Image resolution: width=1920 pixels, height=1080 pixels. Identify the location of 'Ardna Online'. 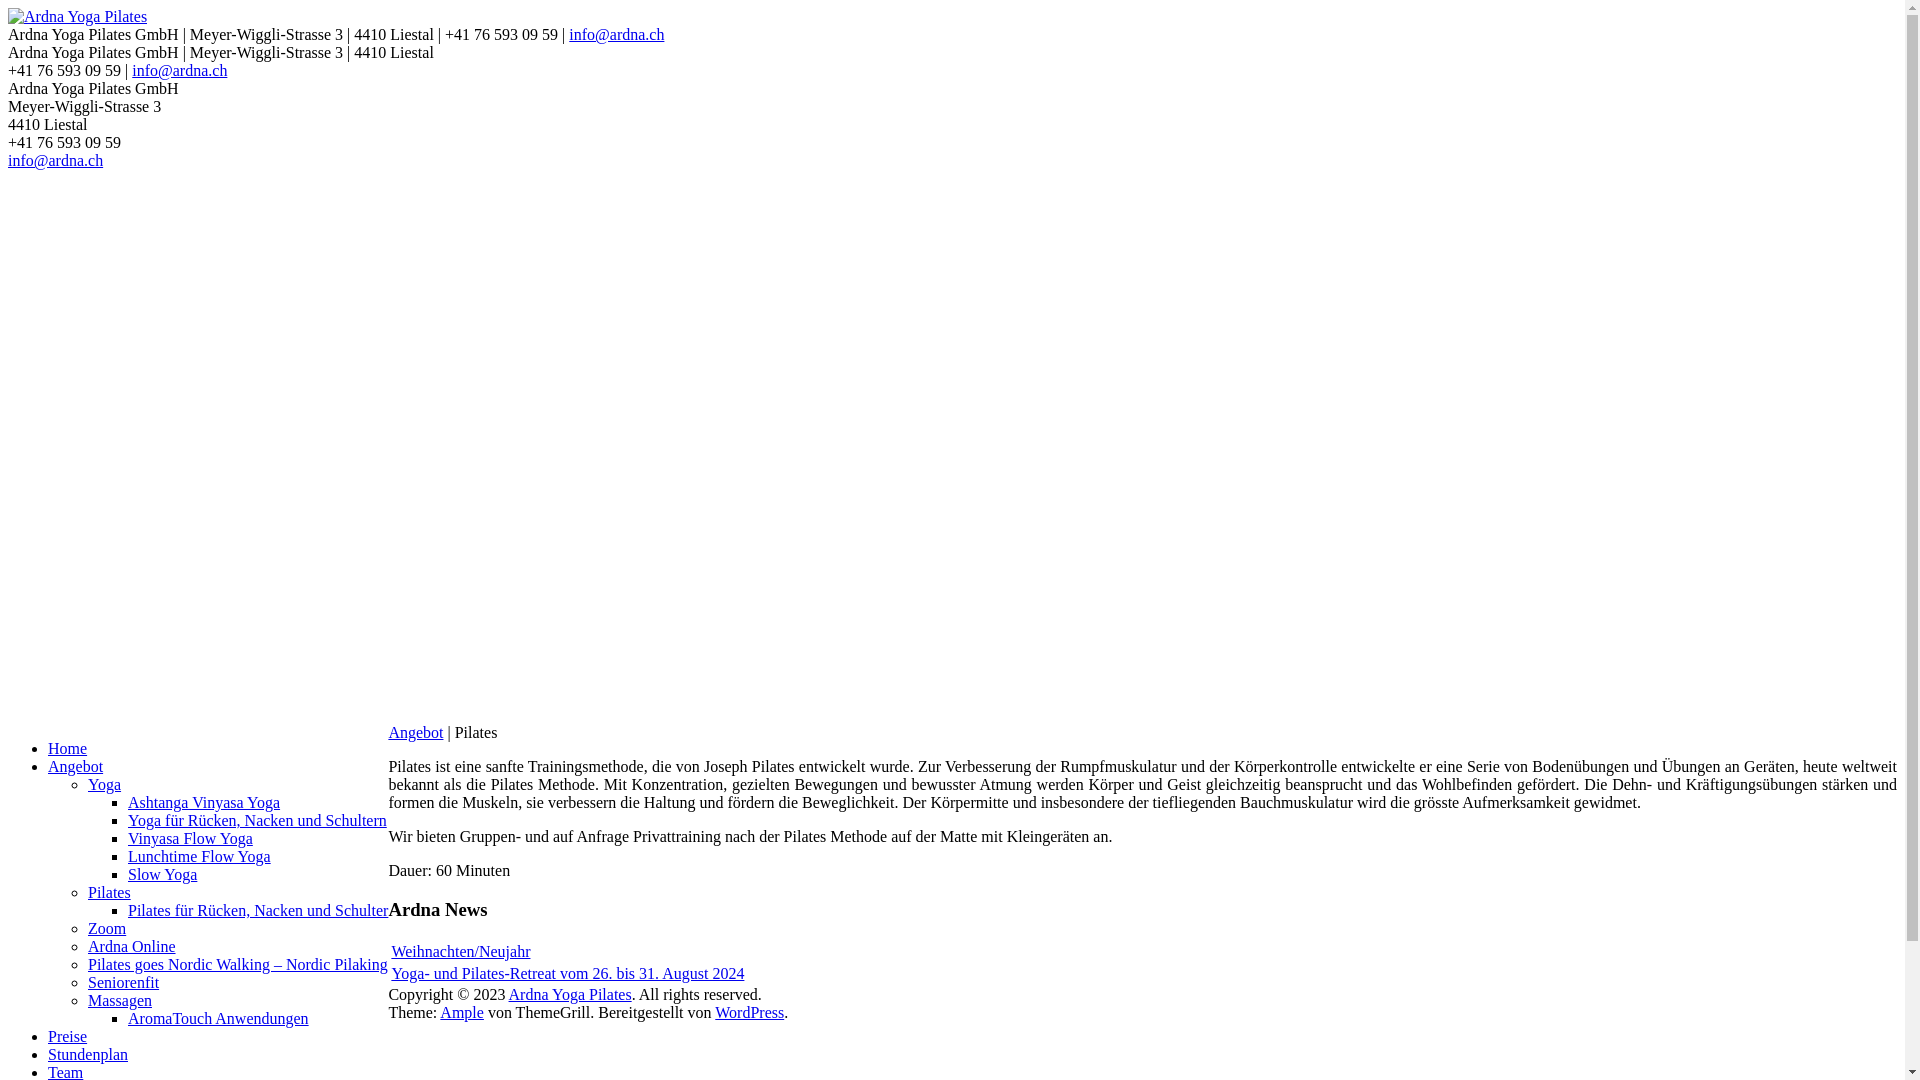
(130, 945).